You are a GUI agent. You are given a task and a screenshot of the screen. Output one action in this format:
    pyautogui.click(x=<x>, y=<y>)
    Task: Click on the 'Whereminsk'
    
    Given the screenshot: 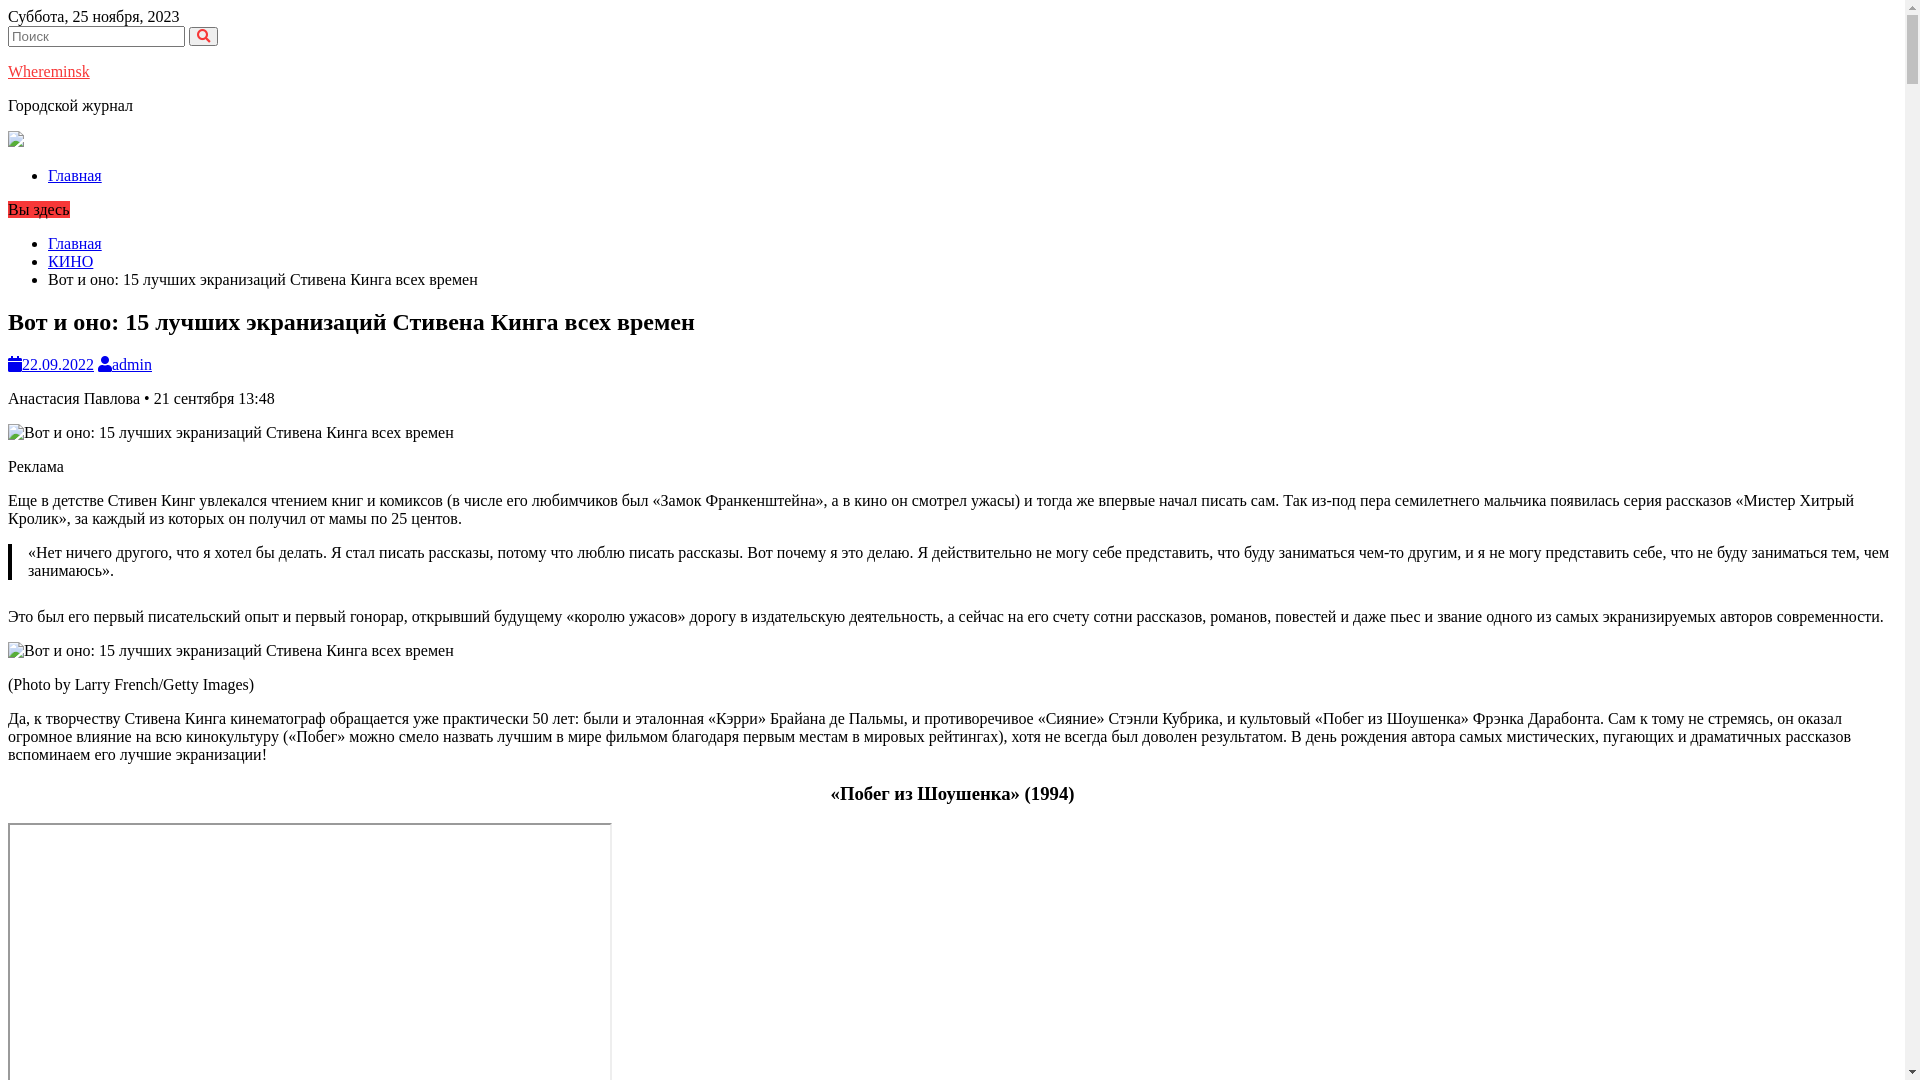 What is the action you would take?
    pyautogui.click(x=48, y=70)
    